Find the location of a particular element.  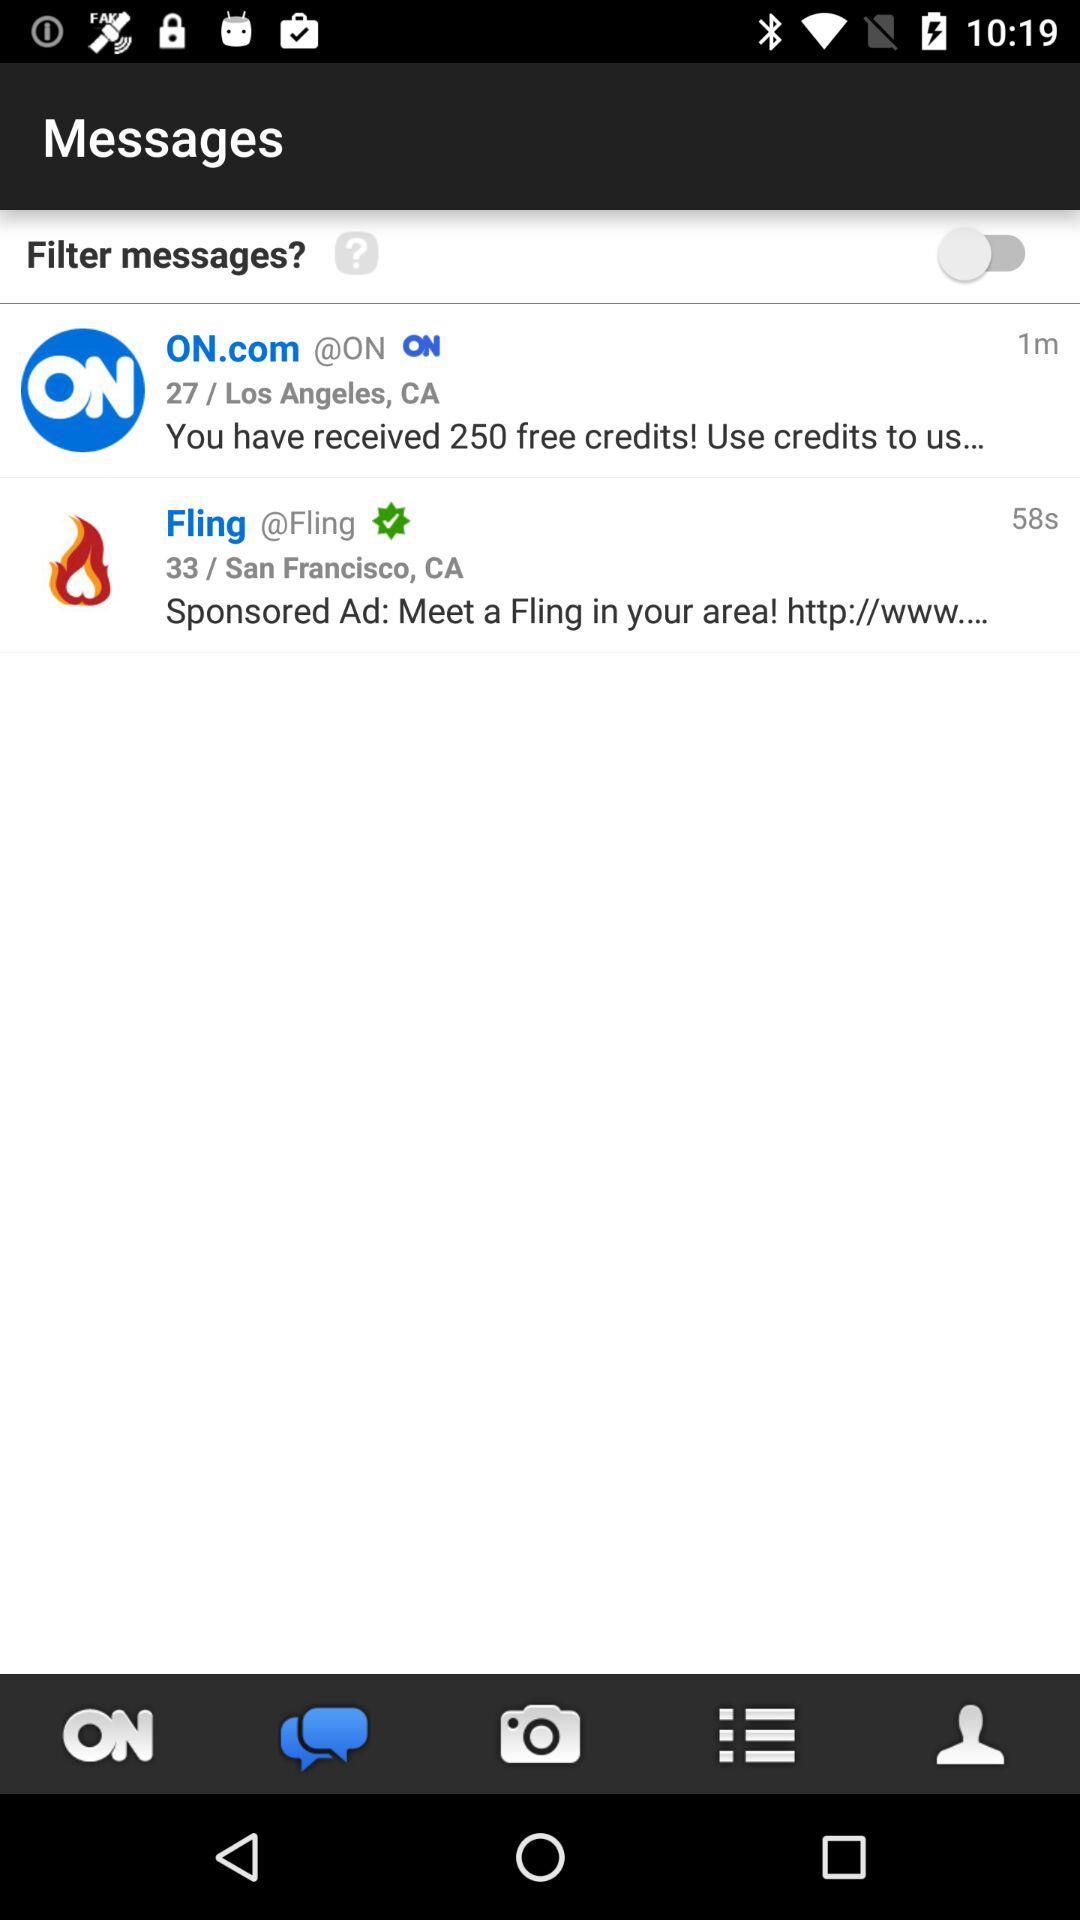

the sponsored ad meet is located at coordinates (577, 608).